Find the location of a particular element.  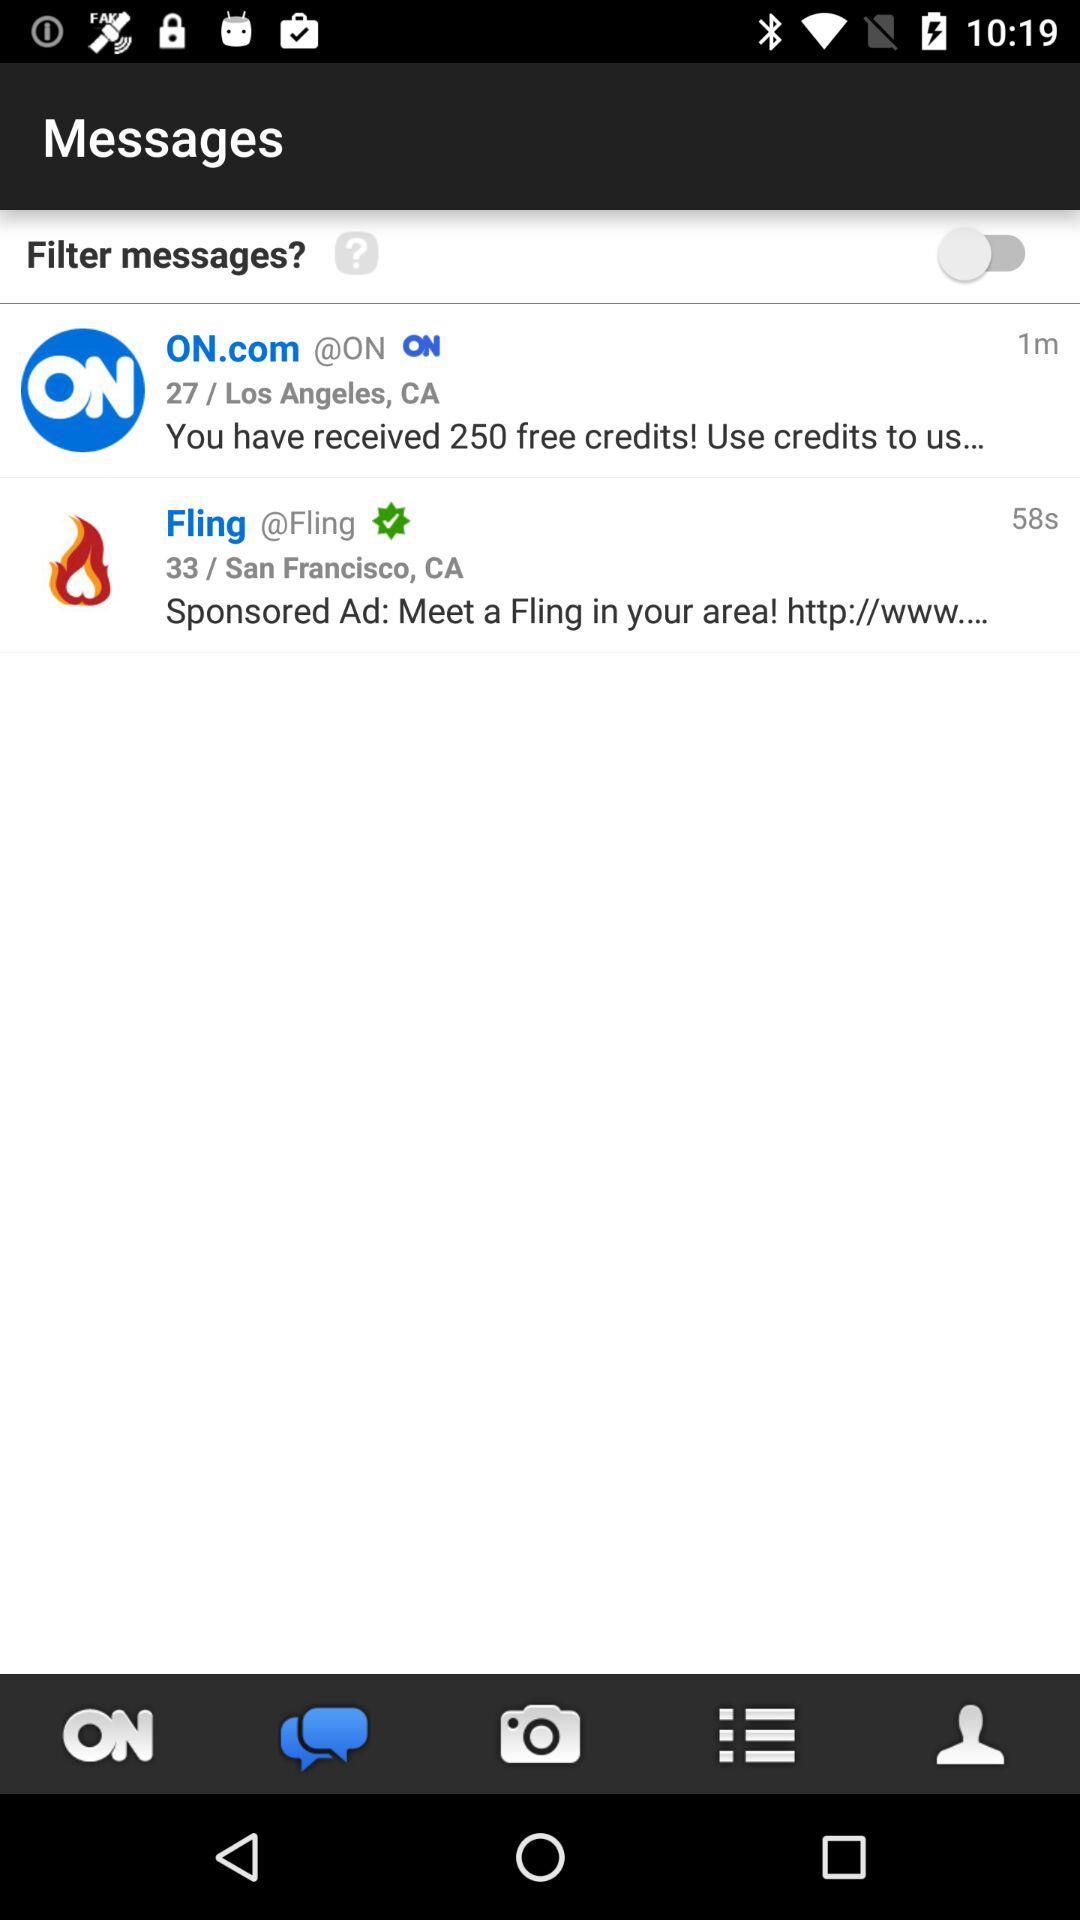

the sponsored ad meet is located at coordinates (577, 608).